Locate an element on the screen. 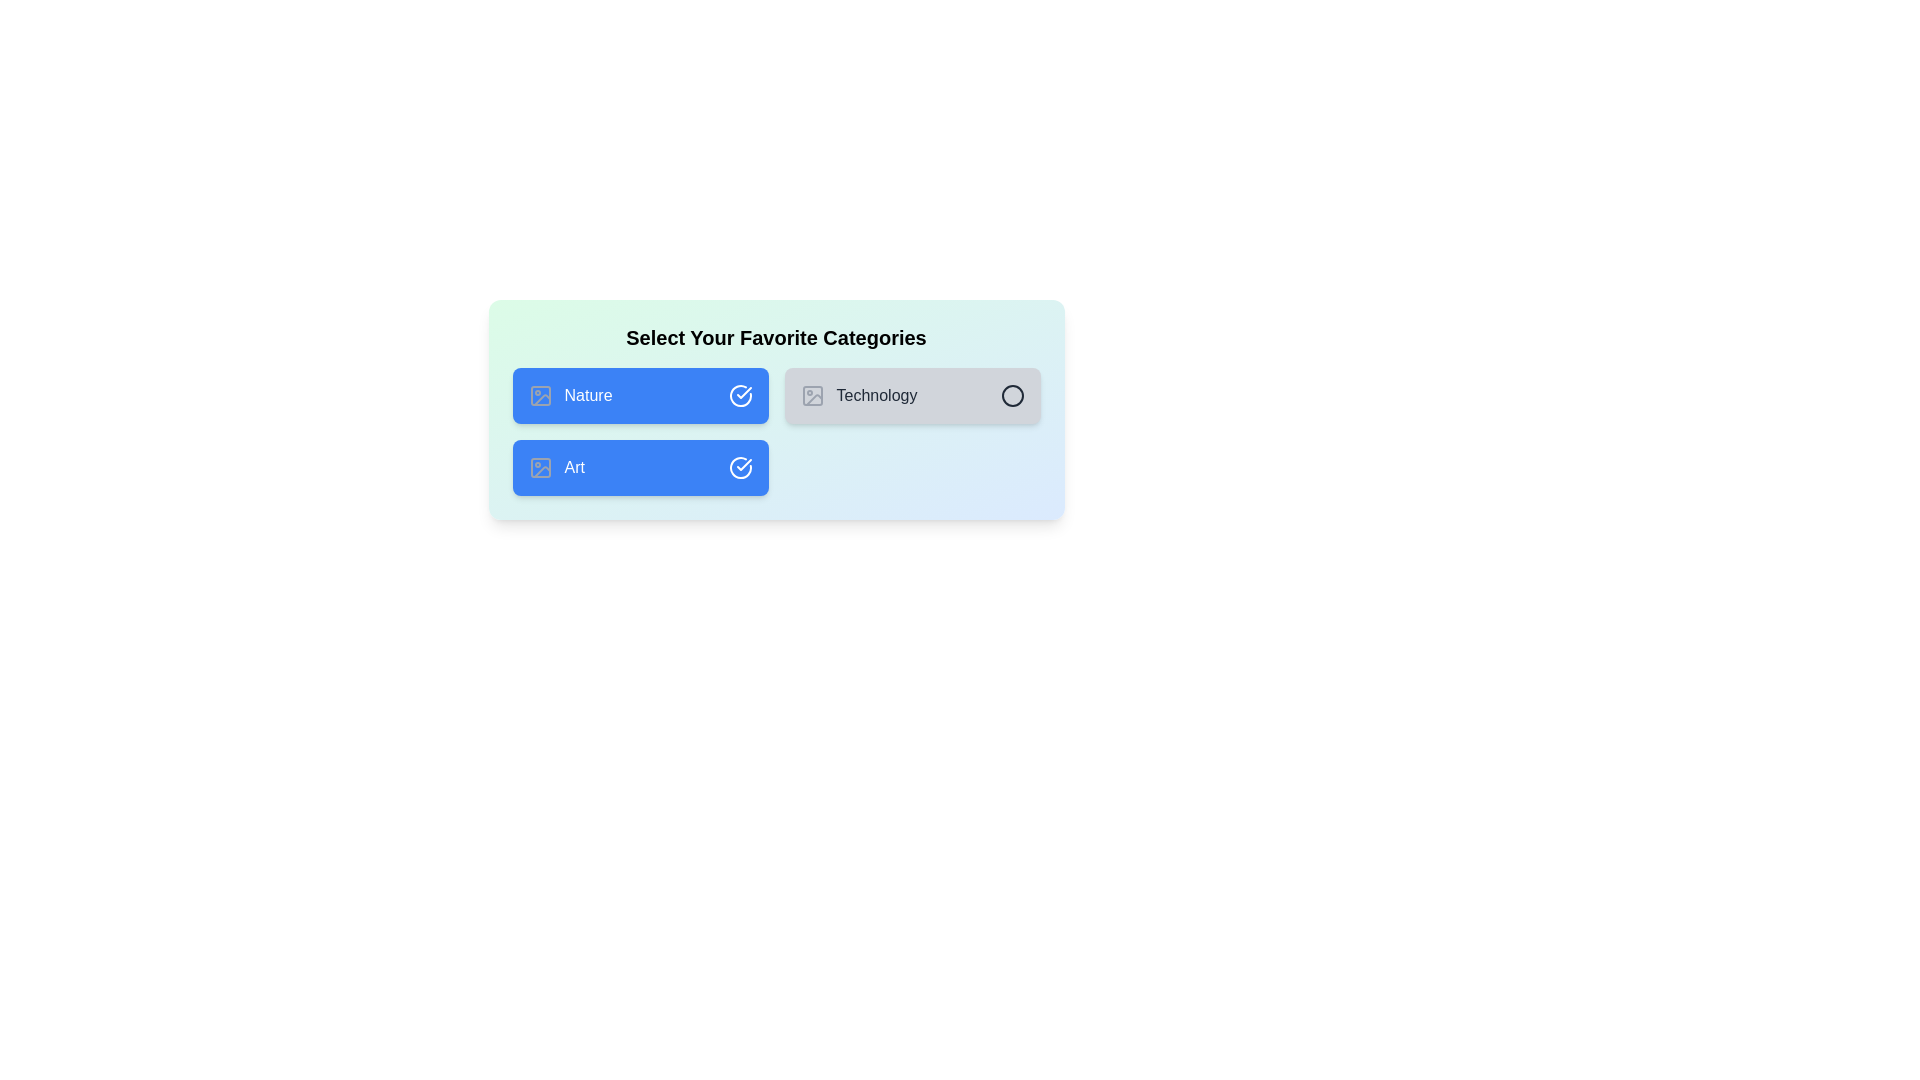  the category Art to observe the hover effect is located at coordinates (640, 467).